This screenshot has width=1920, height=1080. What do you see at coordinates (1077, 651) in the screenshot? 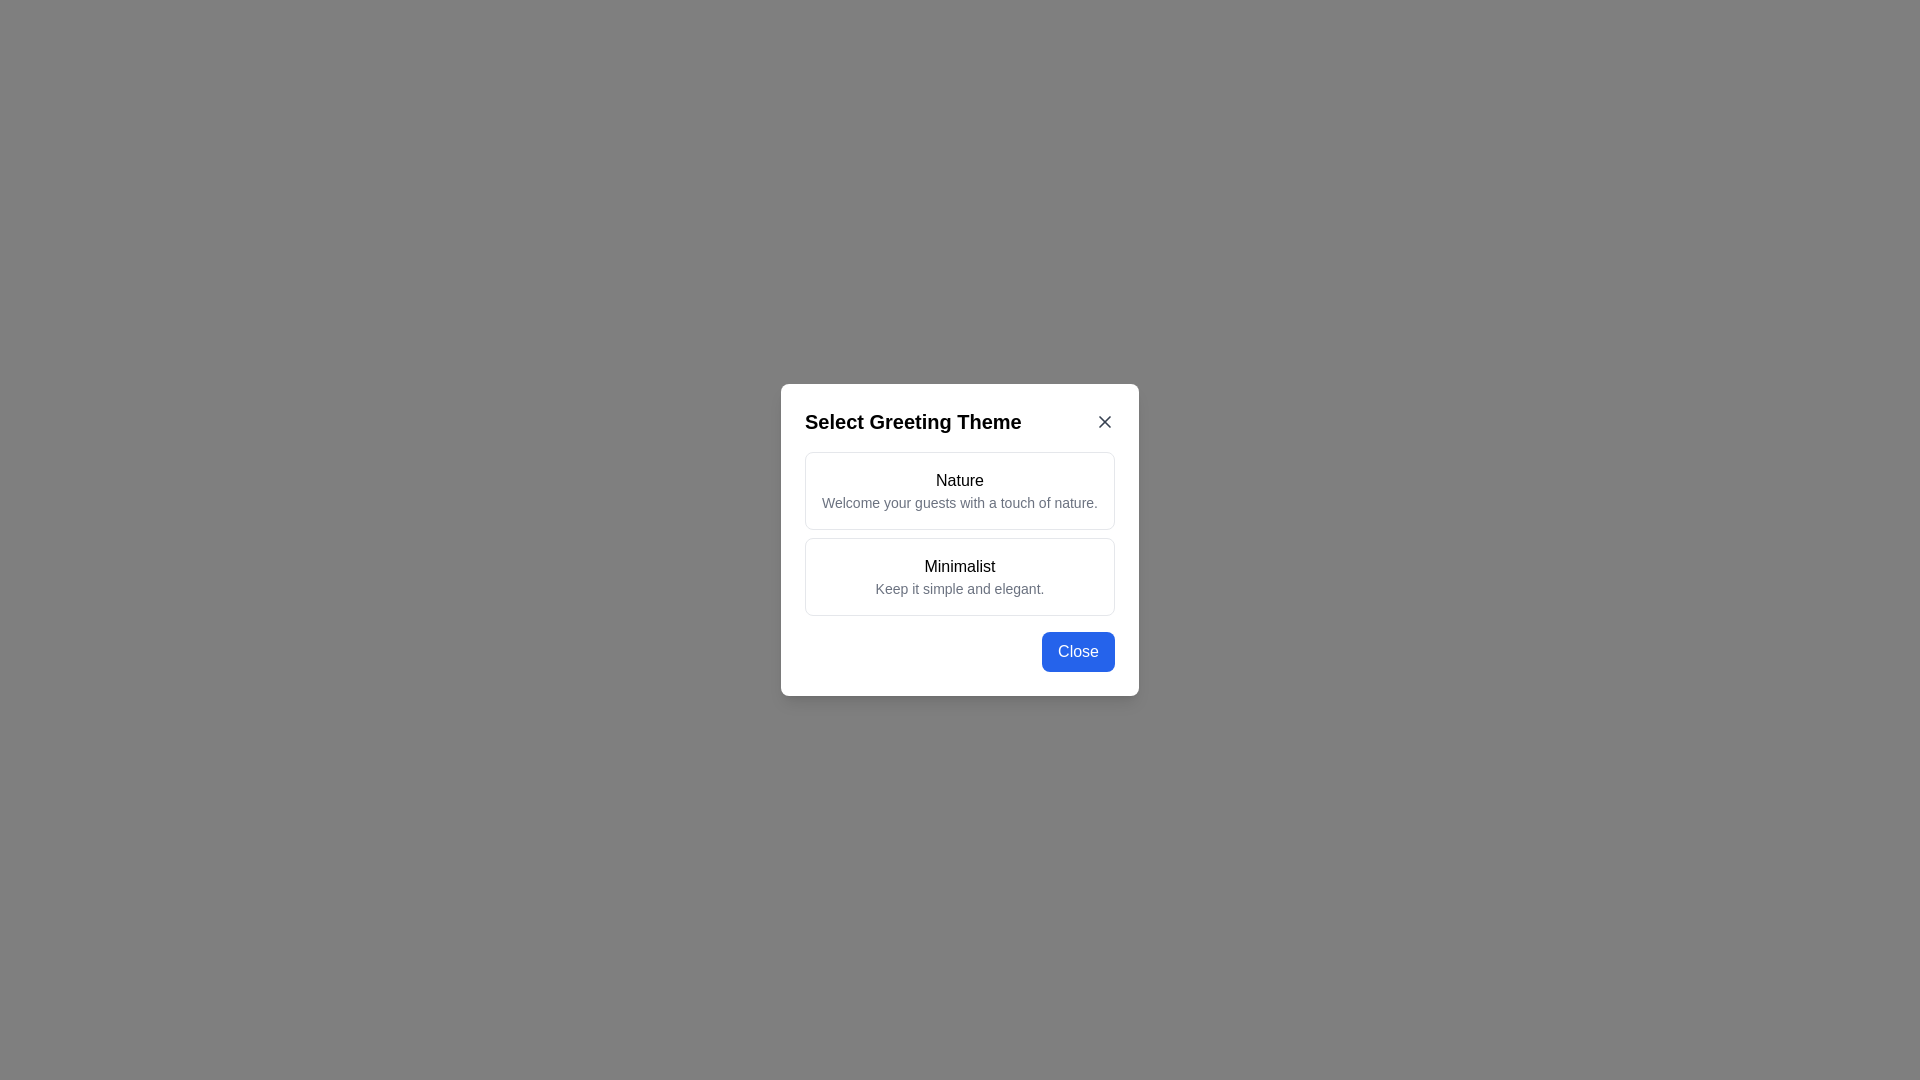
I see `the button located at the bottom-right corner of the modal dialog` at bounding box center [1077, 651].